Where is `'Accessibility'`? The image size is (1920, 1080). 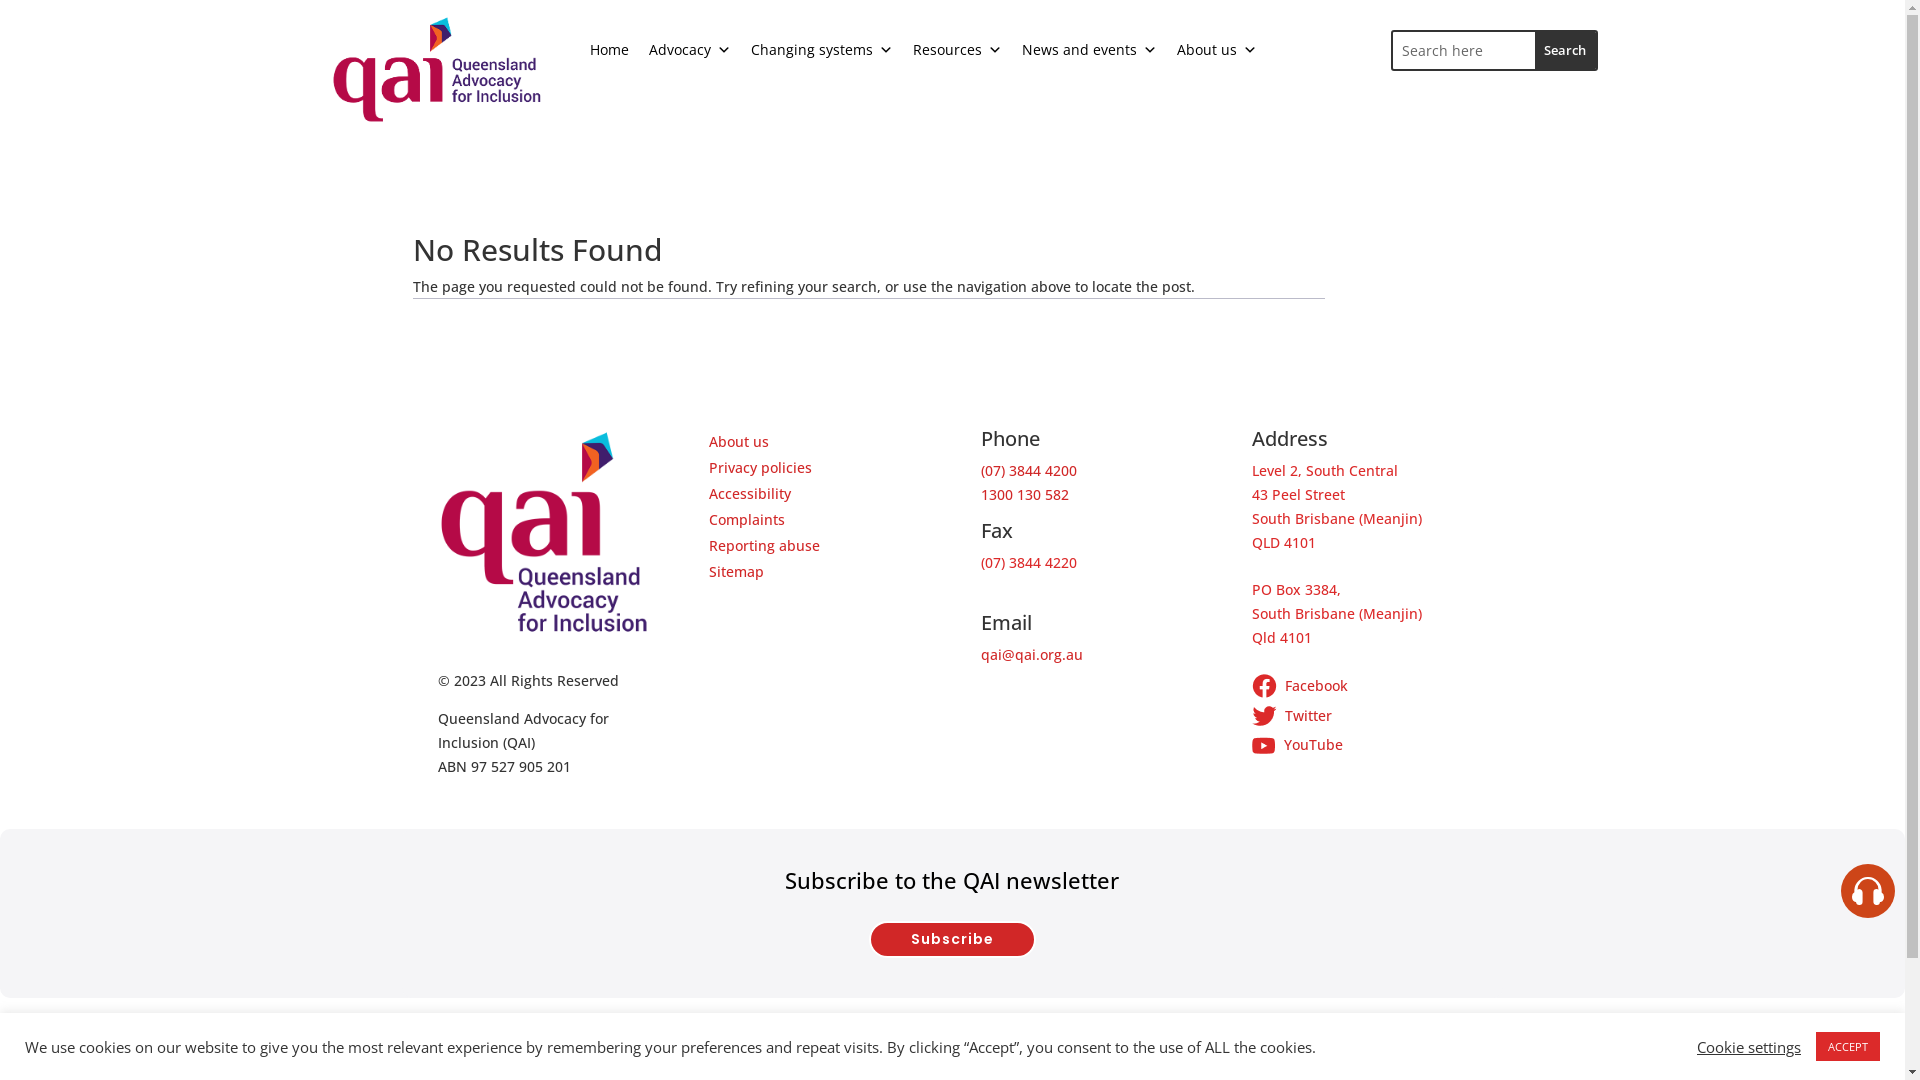
'Accessibility' is located at coordinates (748, 493).